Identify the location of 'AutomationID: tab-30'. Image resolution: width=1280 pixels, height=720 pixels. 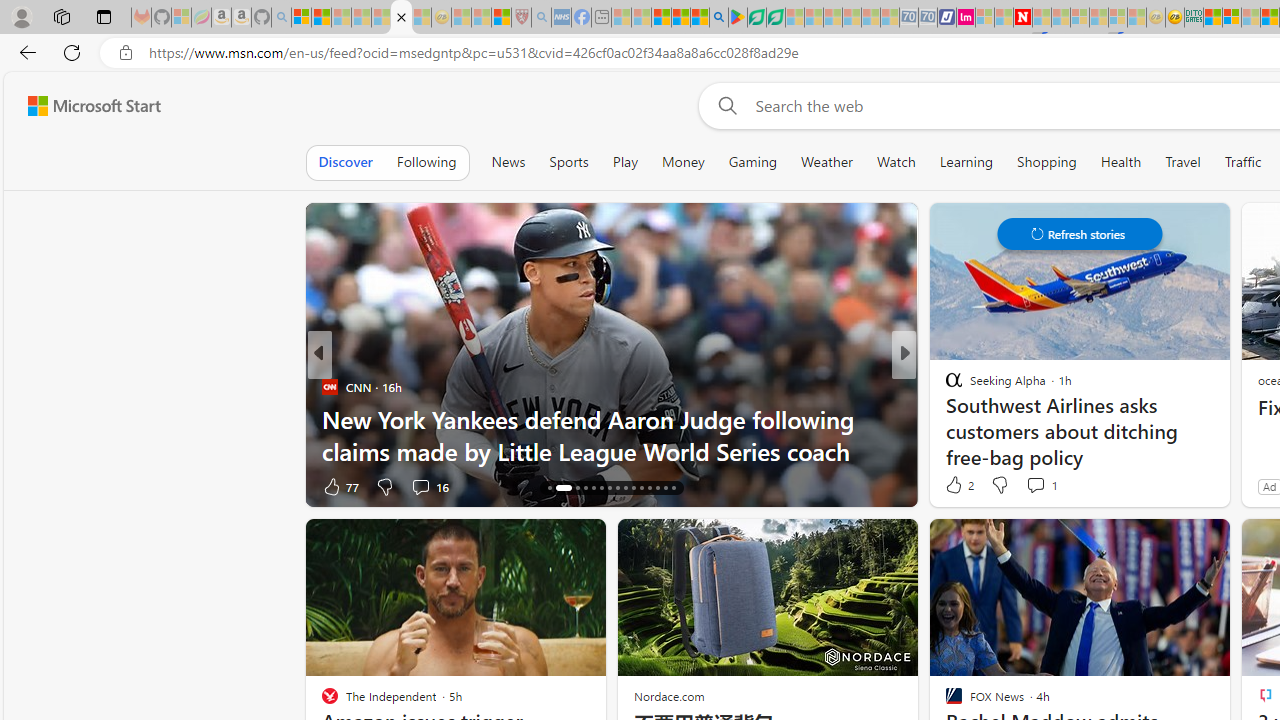
(673, 488).